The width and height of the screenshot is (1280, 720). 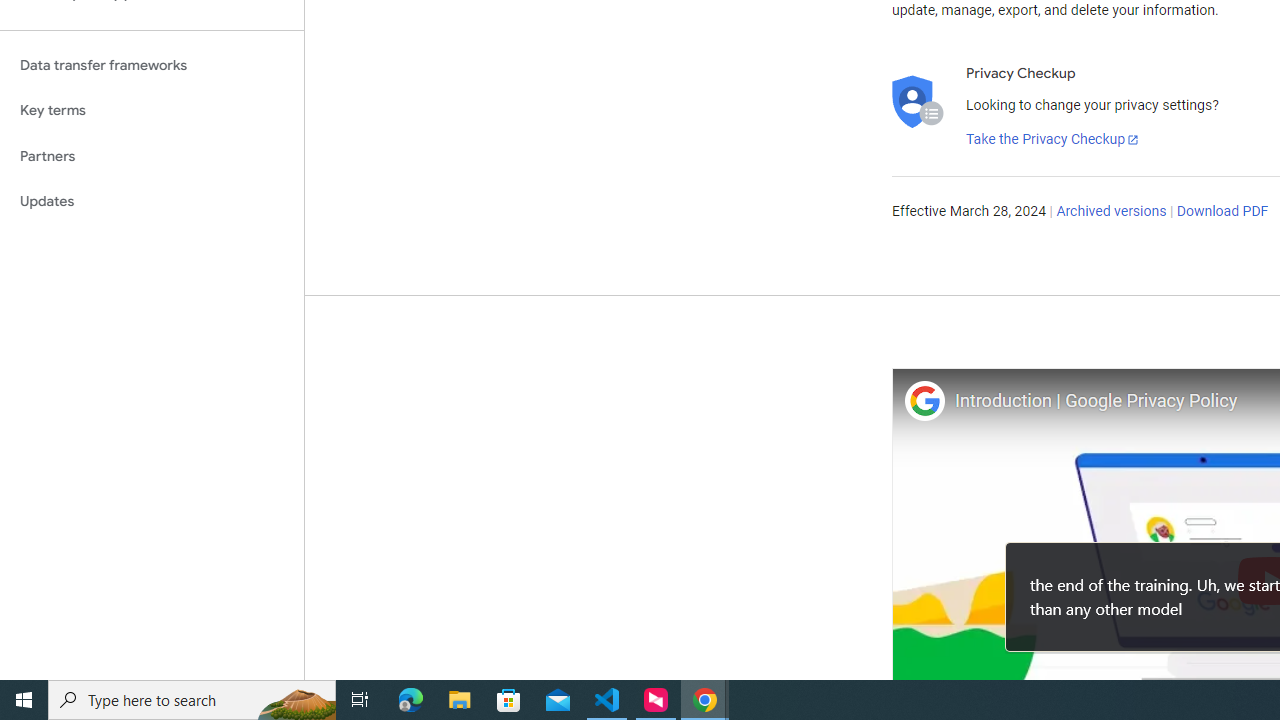 What do you see at coordinates (151, 64) in the screenshot?
I see `'Data transfer frameworks'` at bounding box center [151, 64].